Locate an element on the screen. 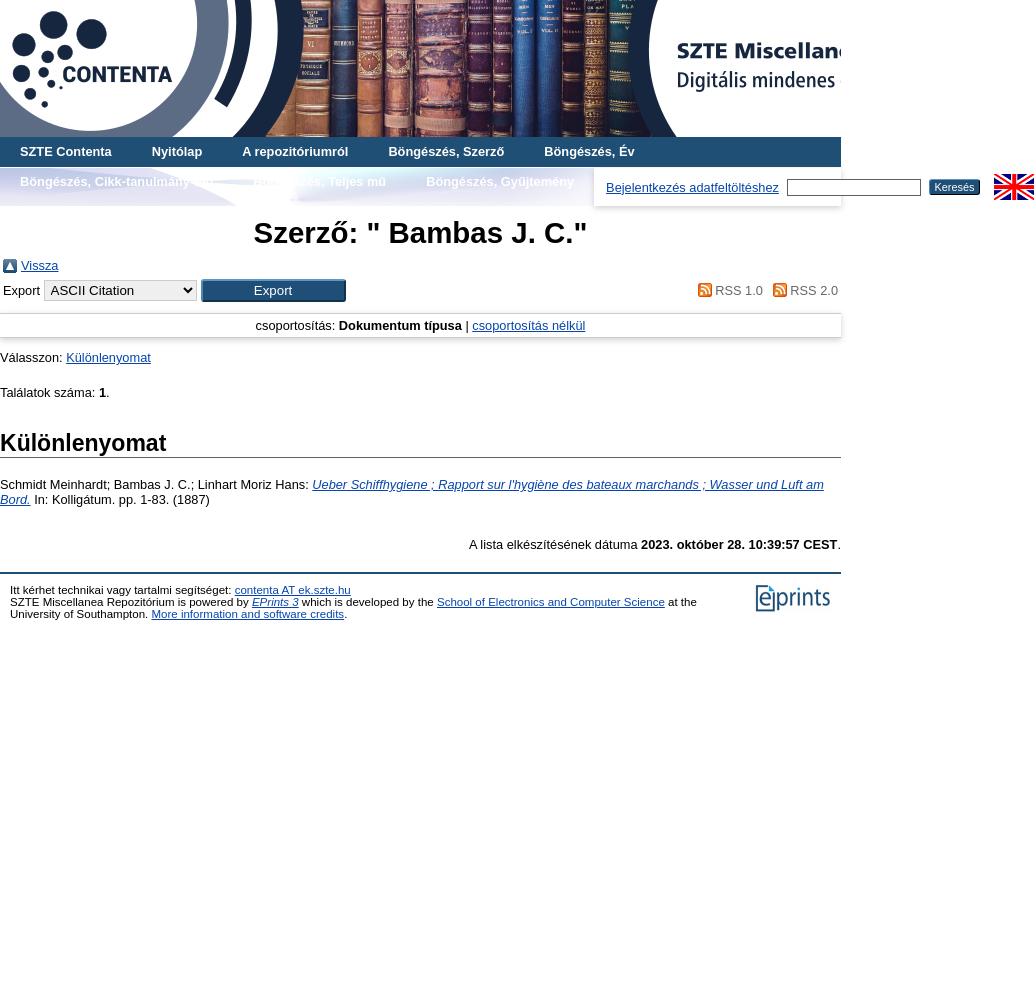 Image resolution: width=1036 pixels, height=1000 pixels. '2023. október 28. 10:39:57 CEST' is located at coordinates (640, 544).